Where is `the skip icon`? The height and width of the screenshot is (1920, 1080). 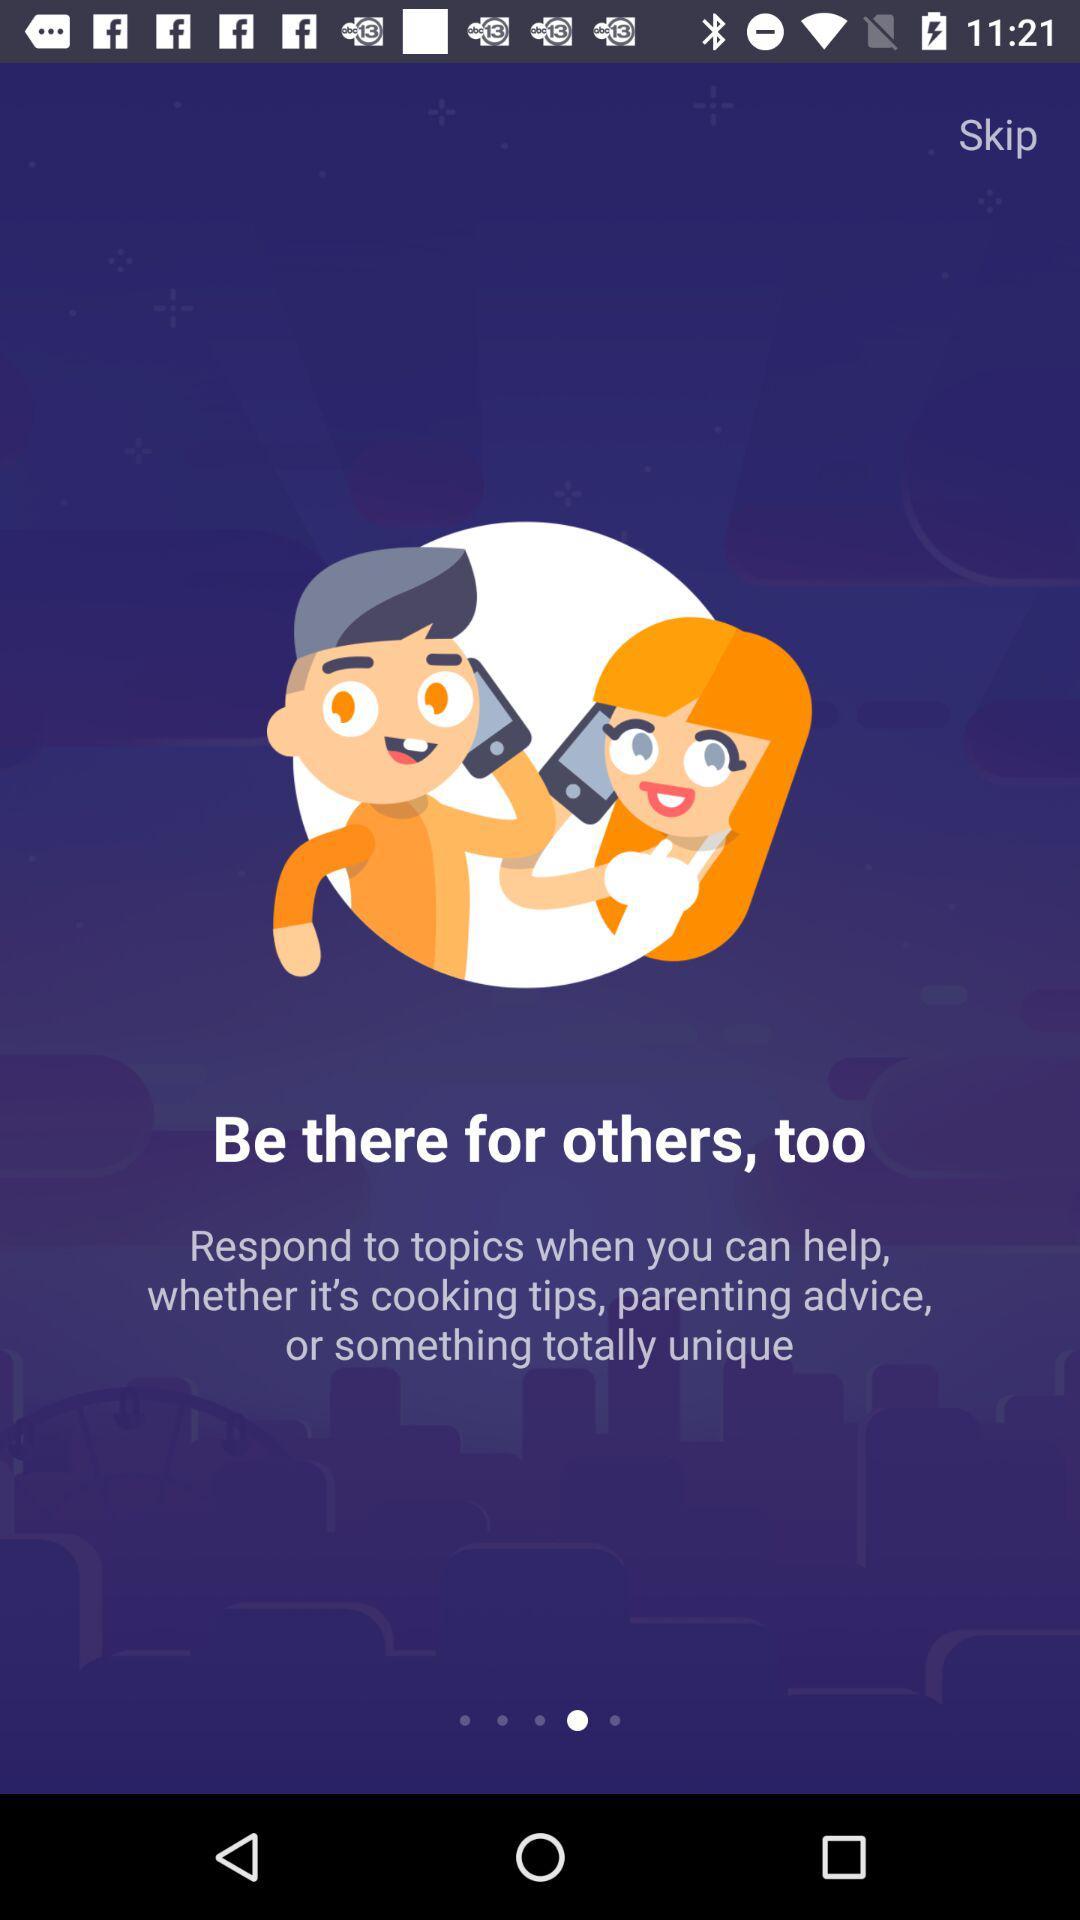 the skip icon is located at coordinates (998, 132).